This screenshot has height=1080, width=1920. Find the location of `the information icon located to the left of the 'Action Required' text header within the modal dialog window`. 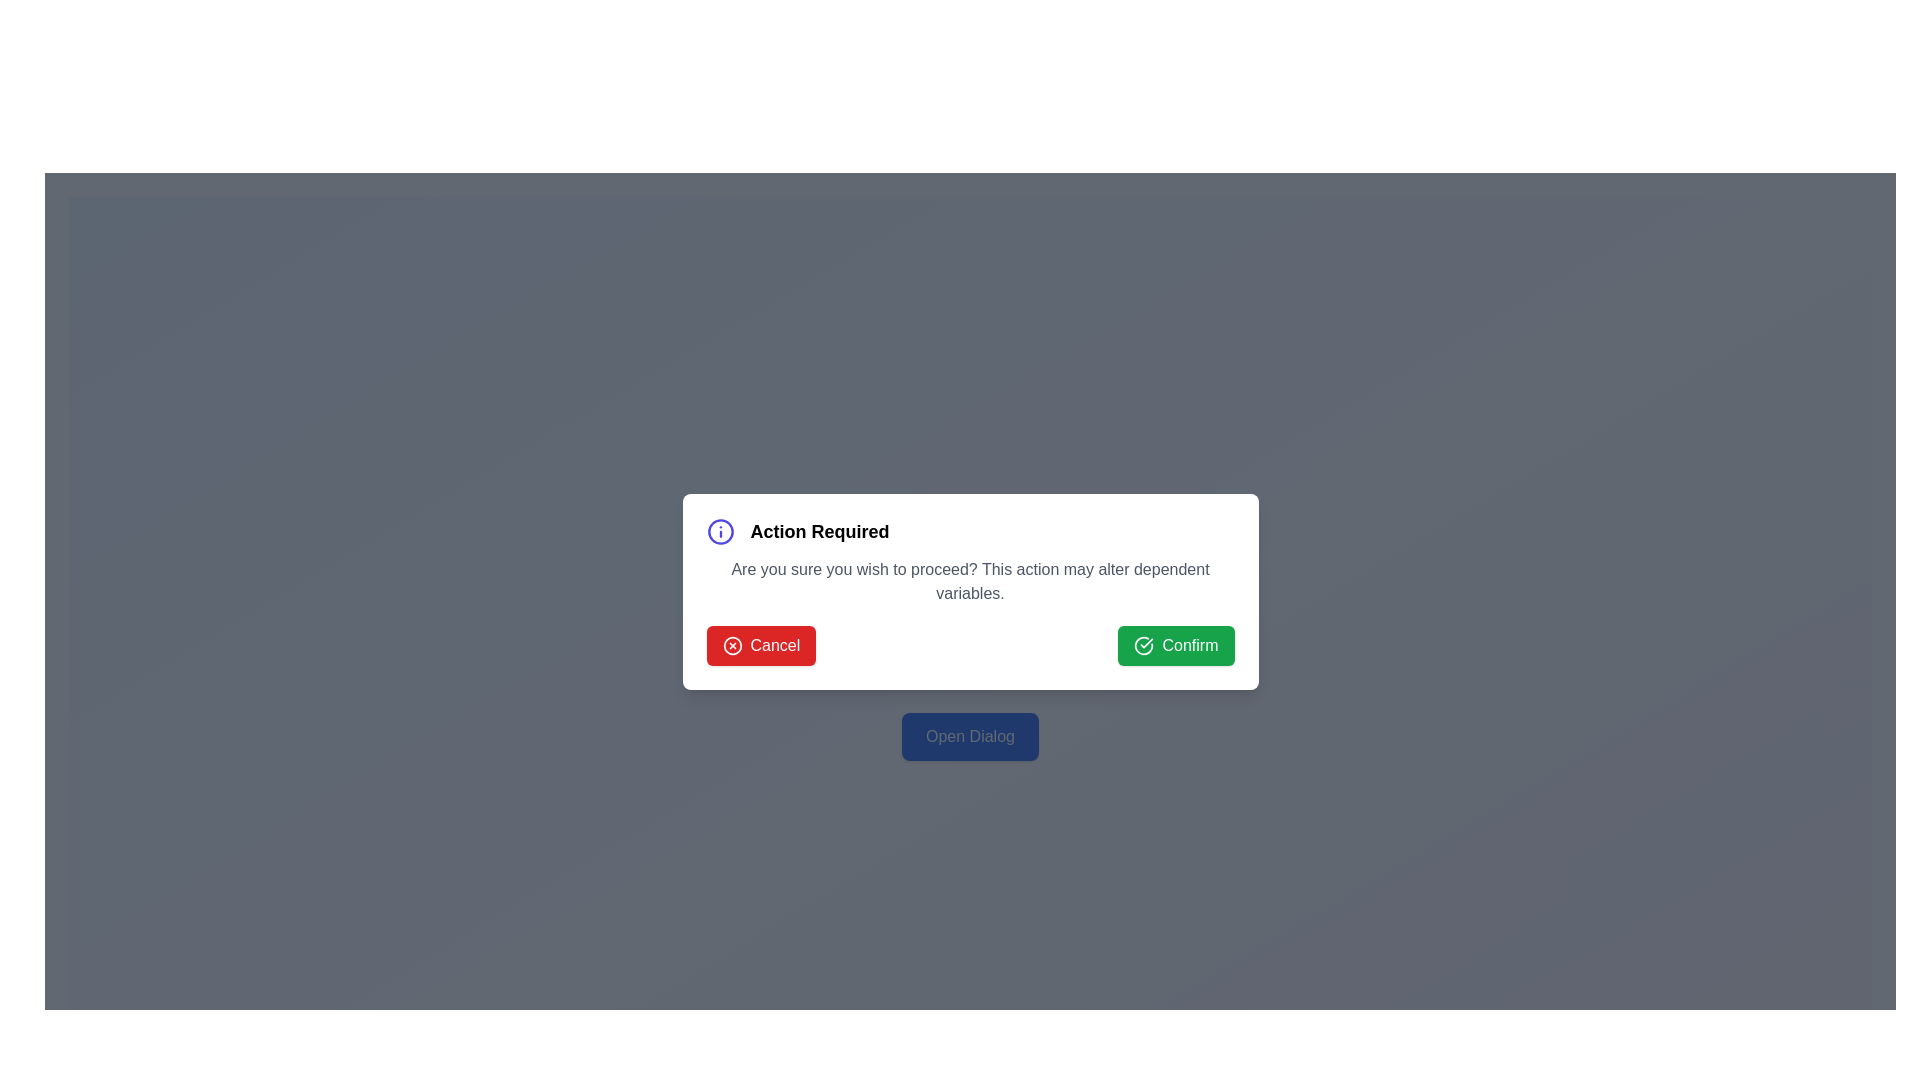

the information icon located to the left of the 'Action Required' text header within the modal dialog window is located at coordinates (720, 530).